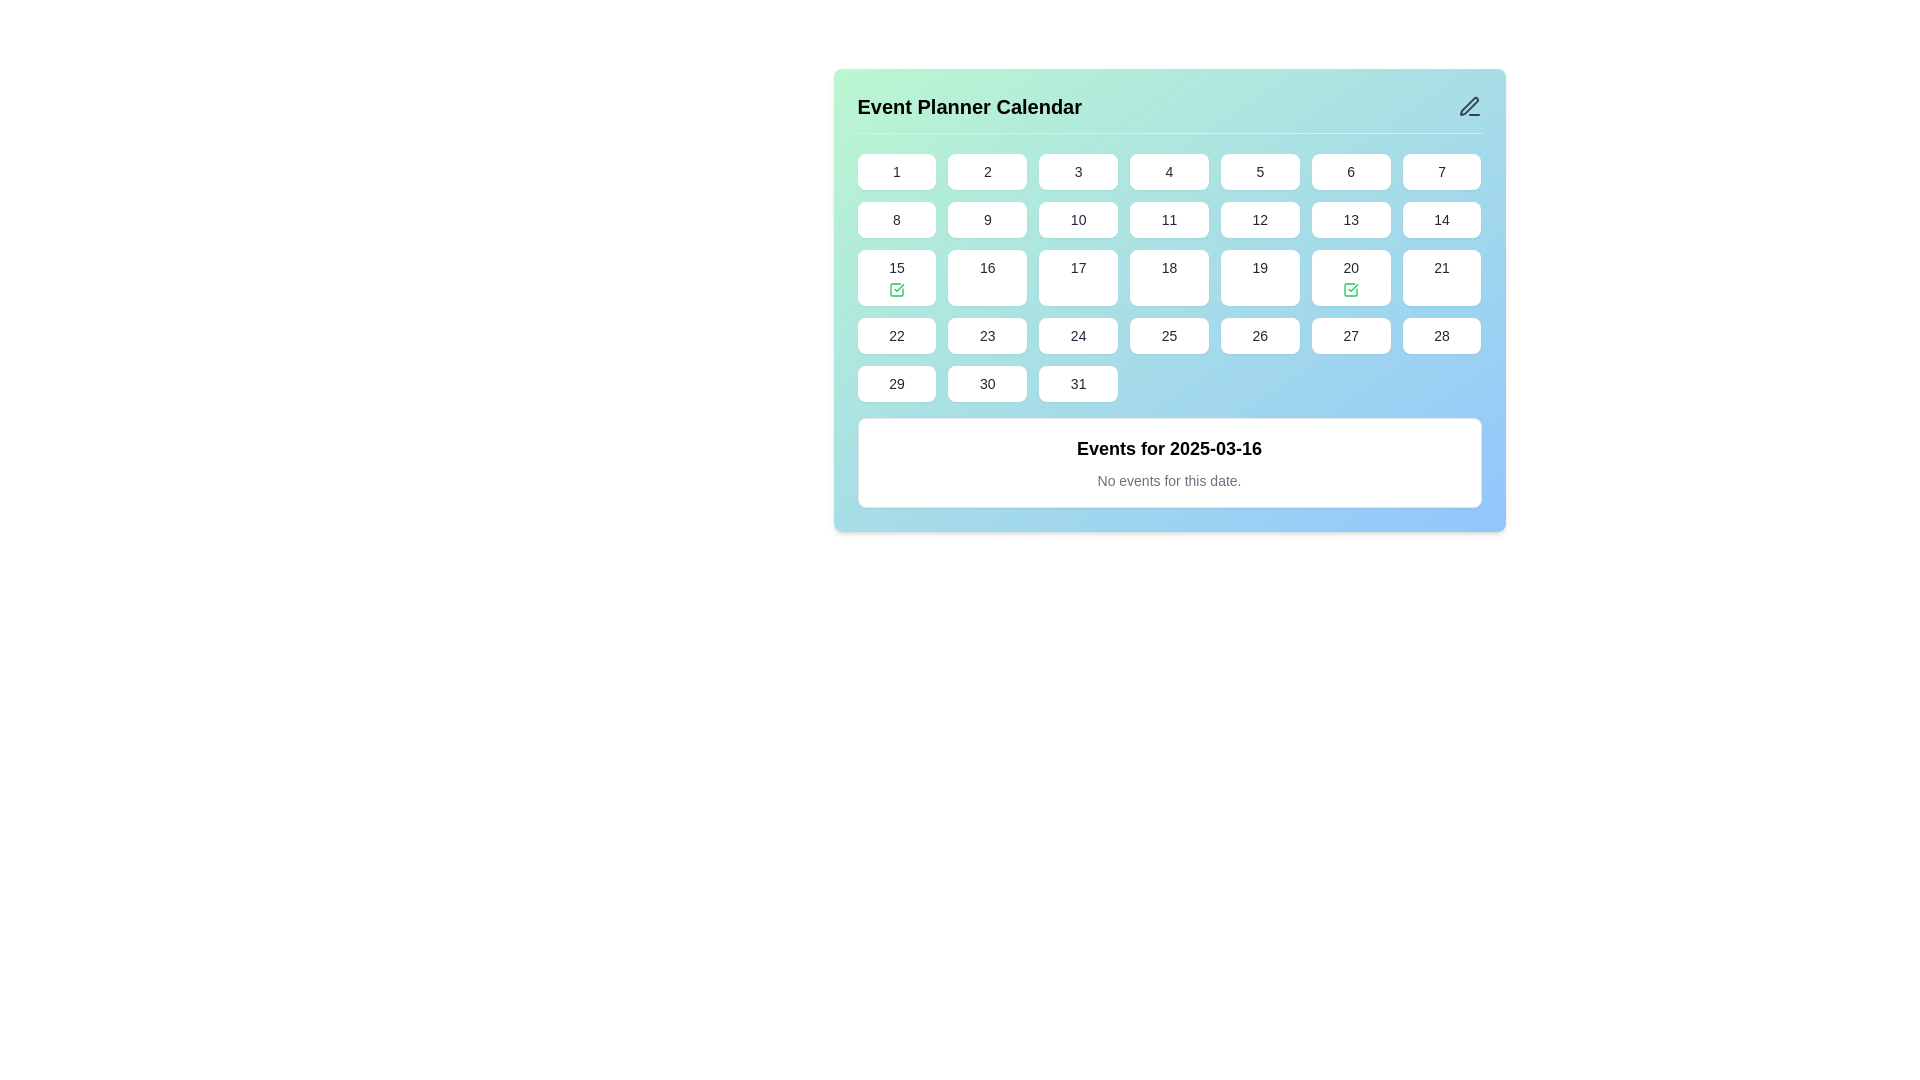  I want to click on the button representing the date '12' in the calendar interface, so click(1258, 219).